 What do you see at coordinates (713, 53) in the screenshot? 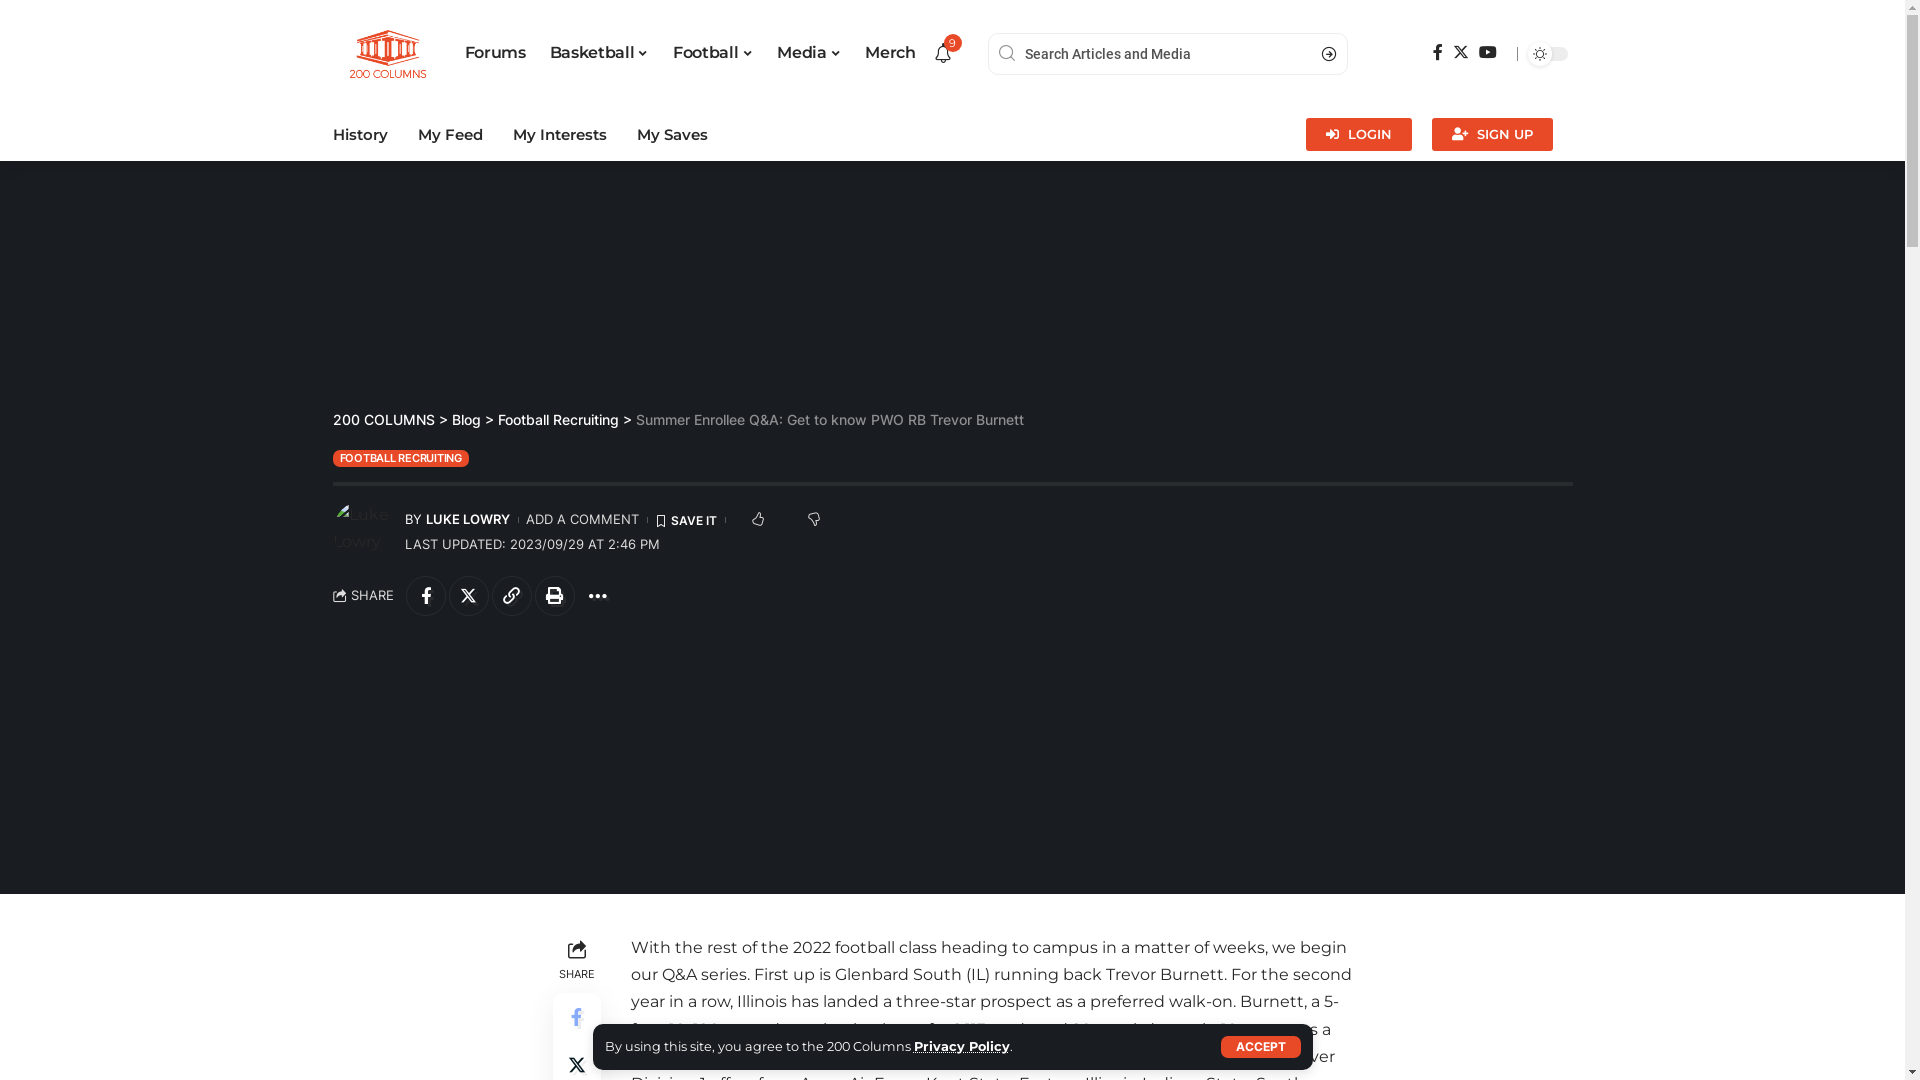
I see `'Football'` at bounding box center [713, 53].